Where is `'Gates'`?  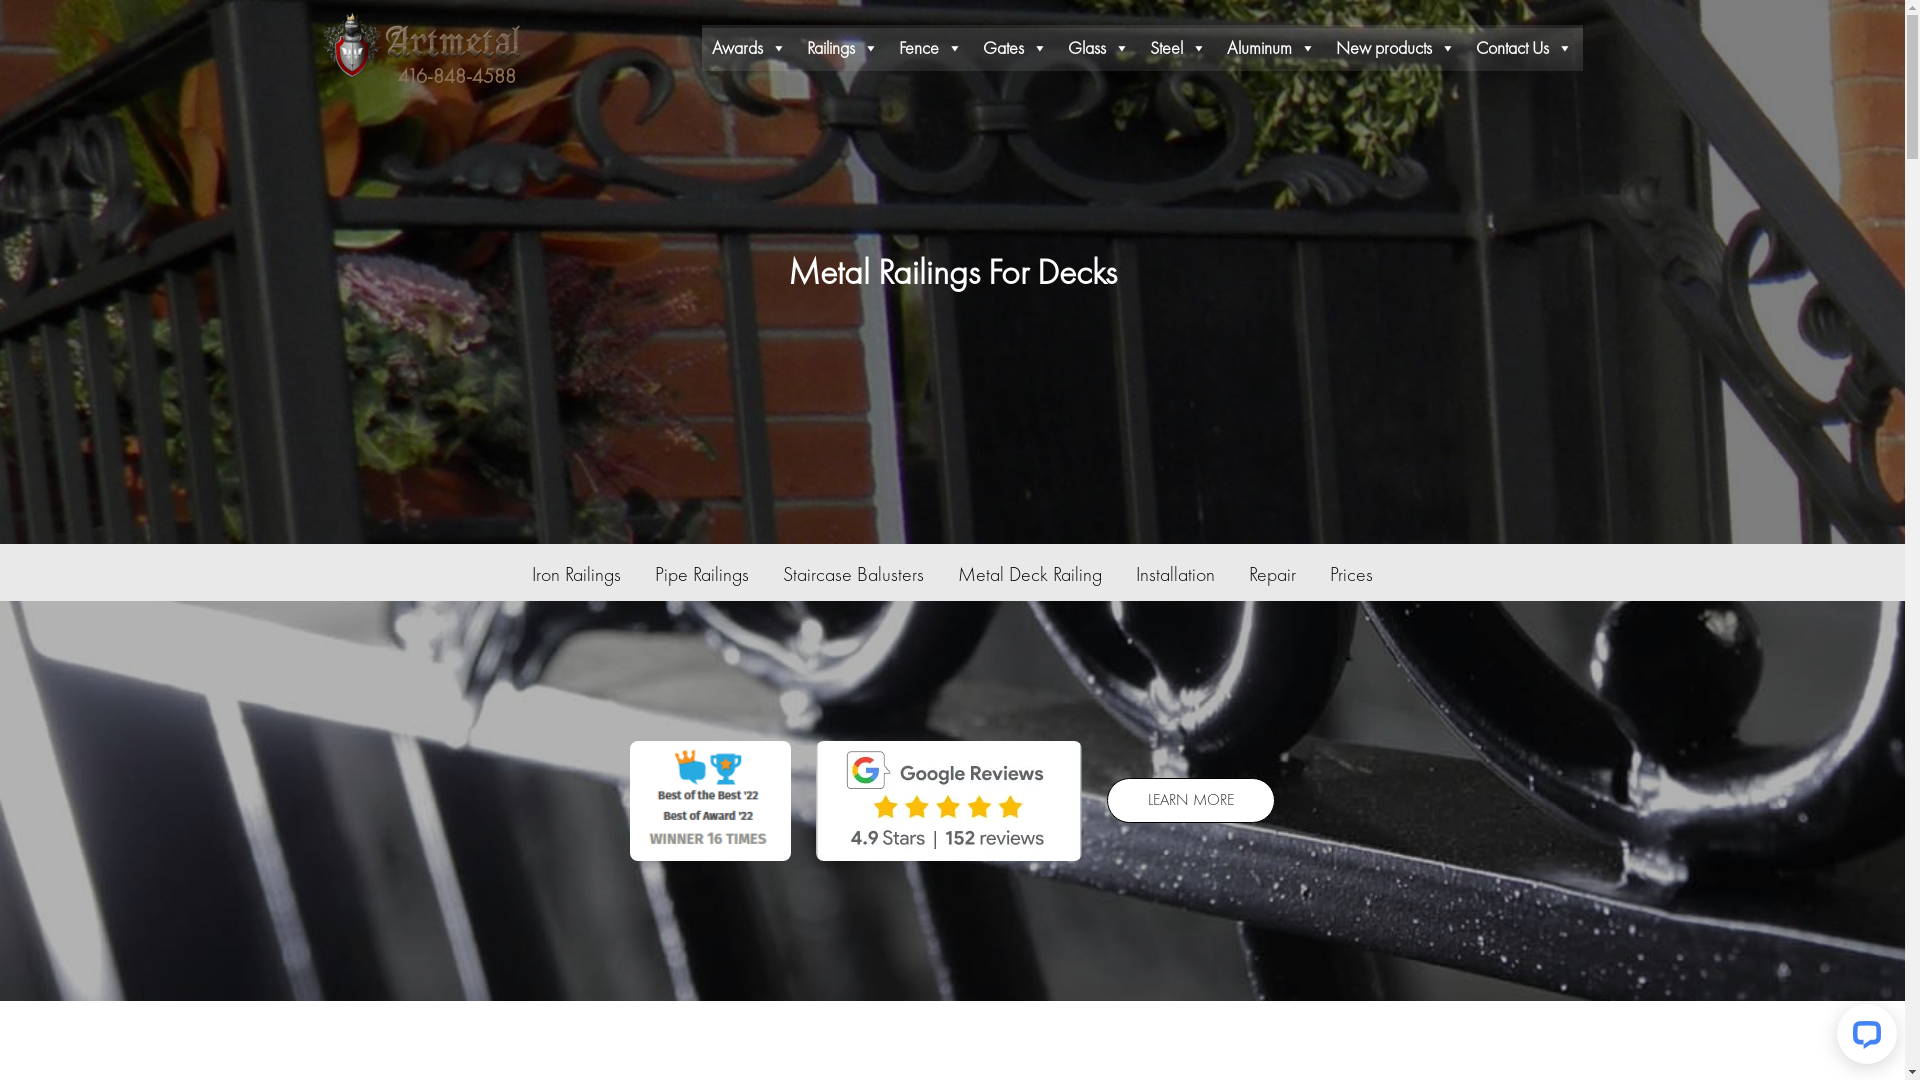 'Gates' is located at coordinates (1014, 46).